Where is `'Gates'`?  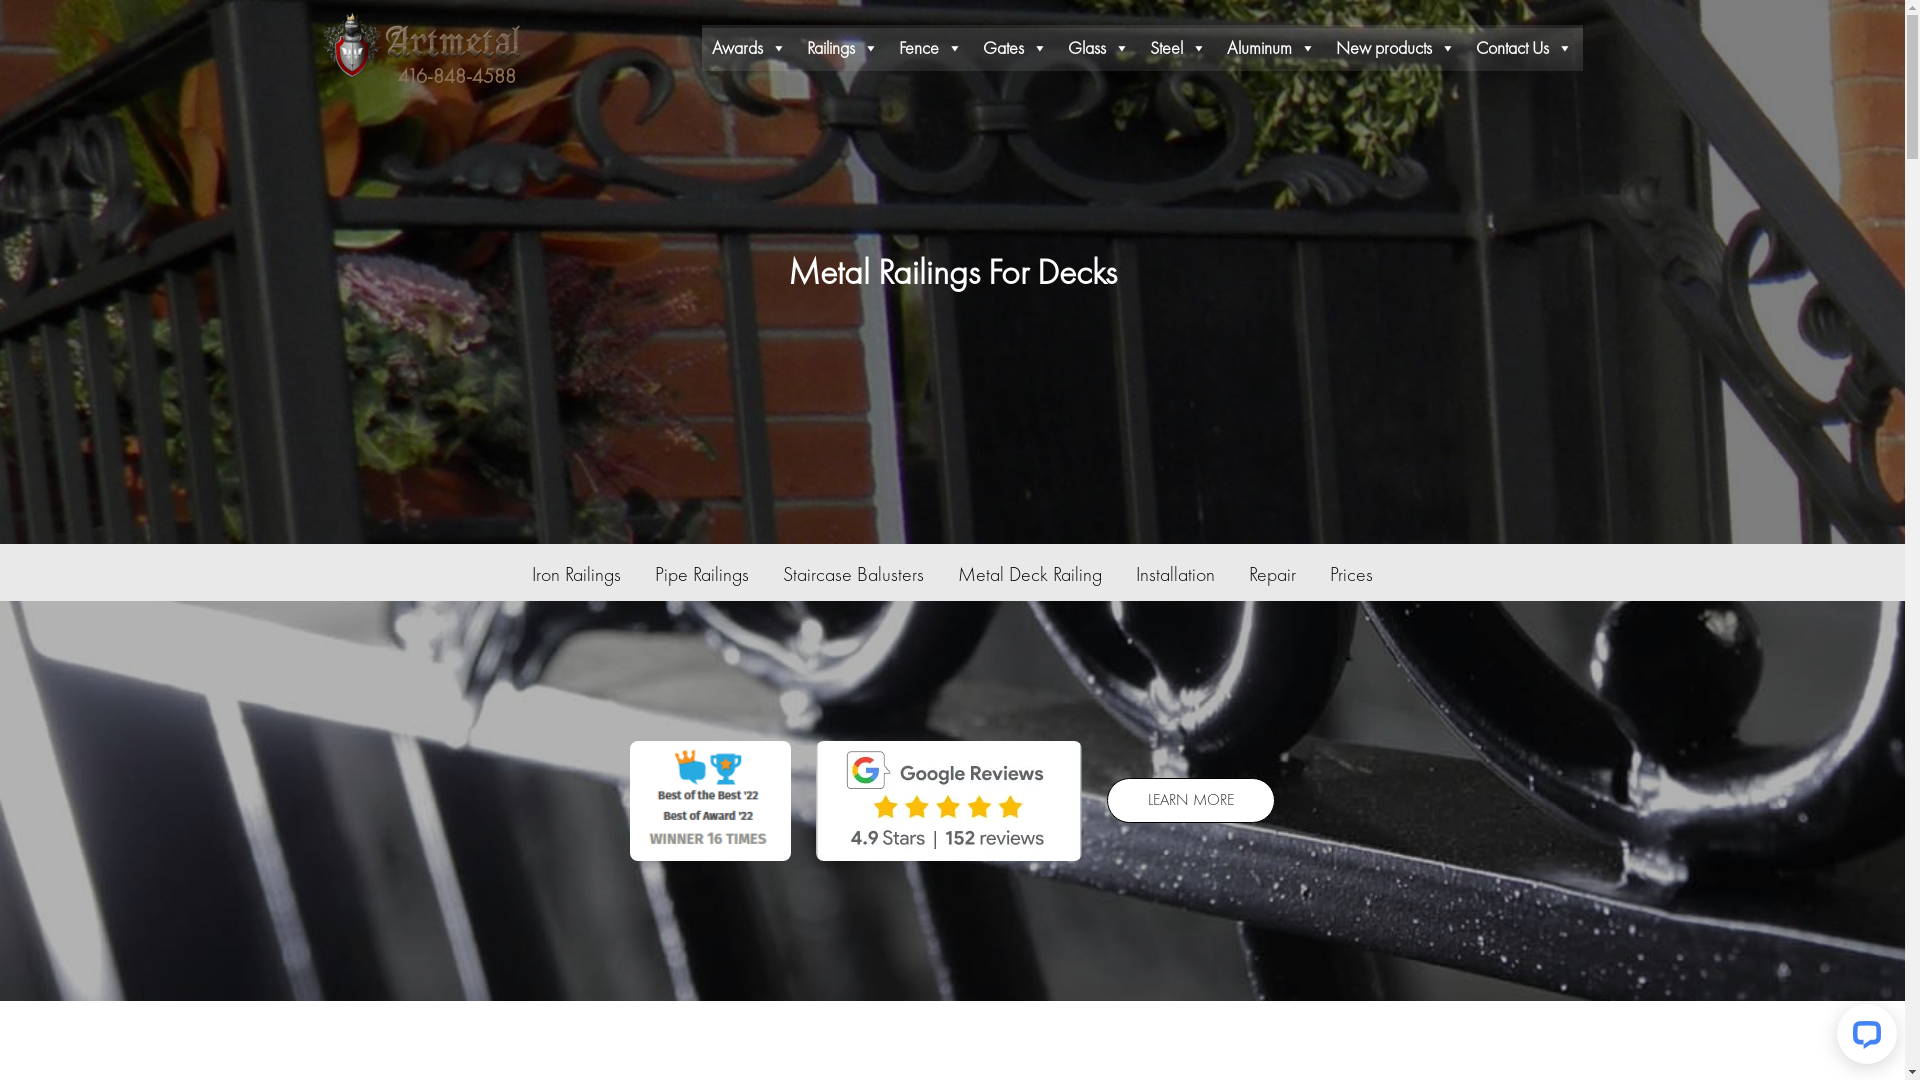 'Gates' is located at coordinates (1014, 46).